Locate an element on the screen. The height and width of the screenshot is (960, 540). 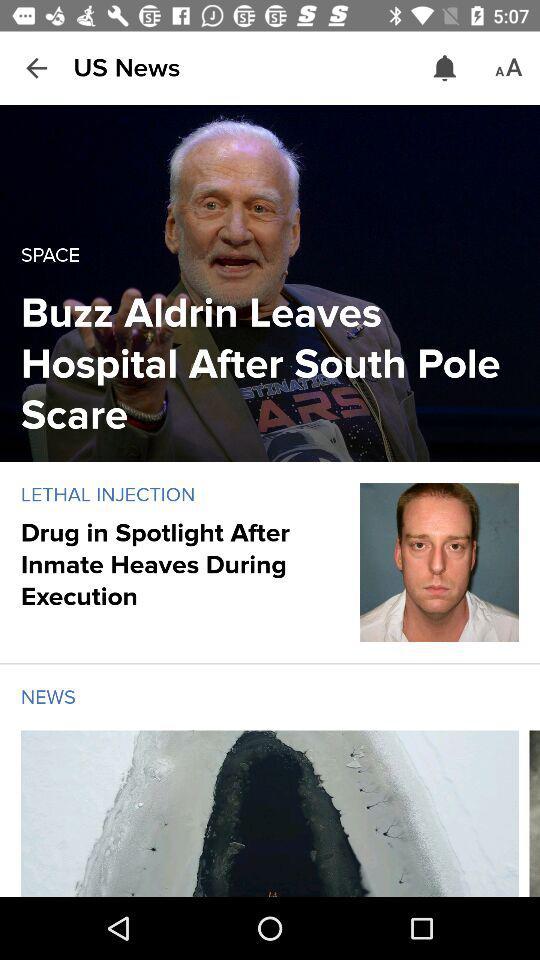
us news icon is located at coordinates (126, 68).